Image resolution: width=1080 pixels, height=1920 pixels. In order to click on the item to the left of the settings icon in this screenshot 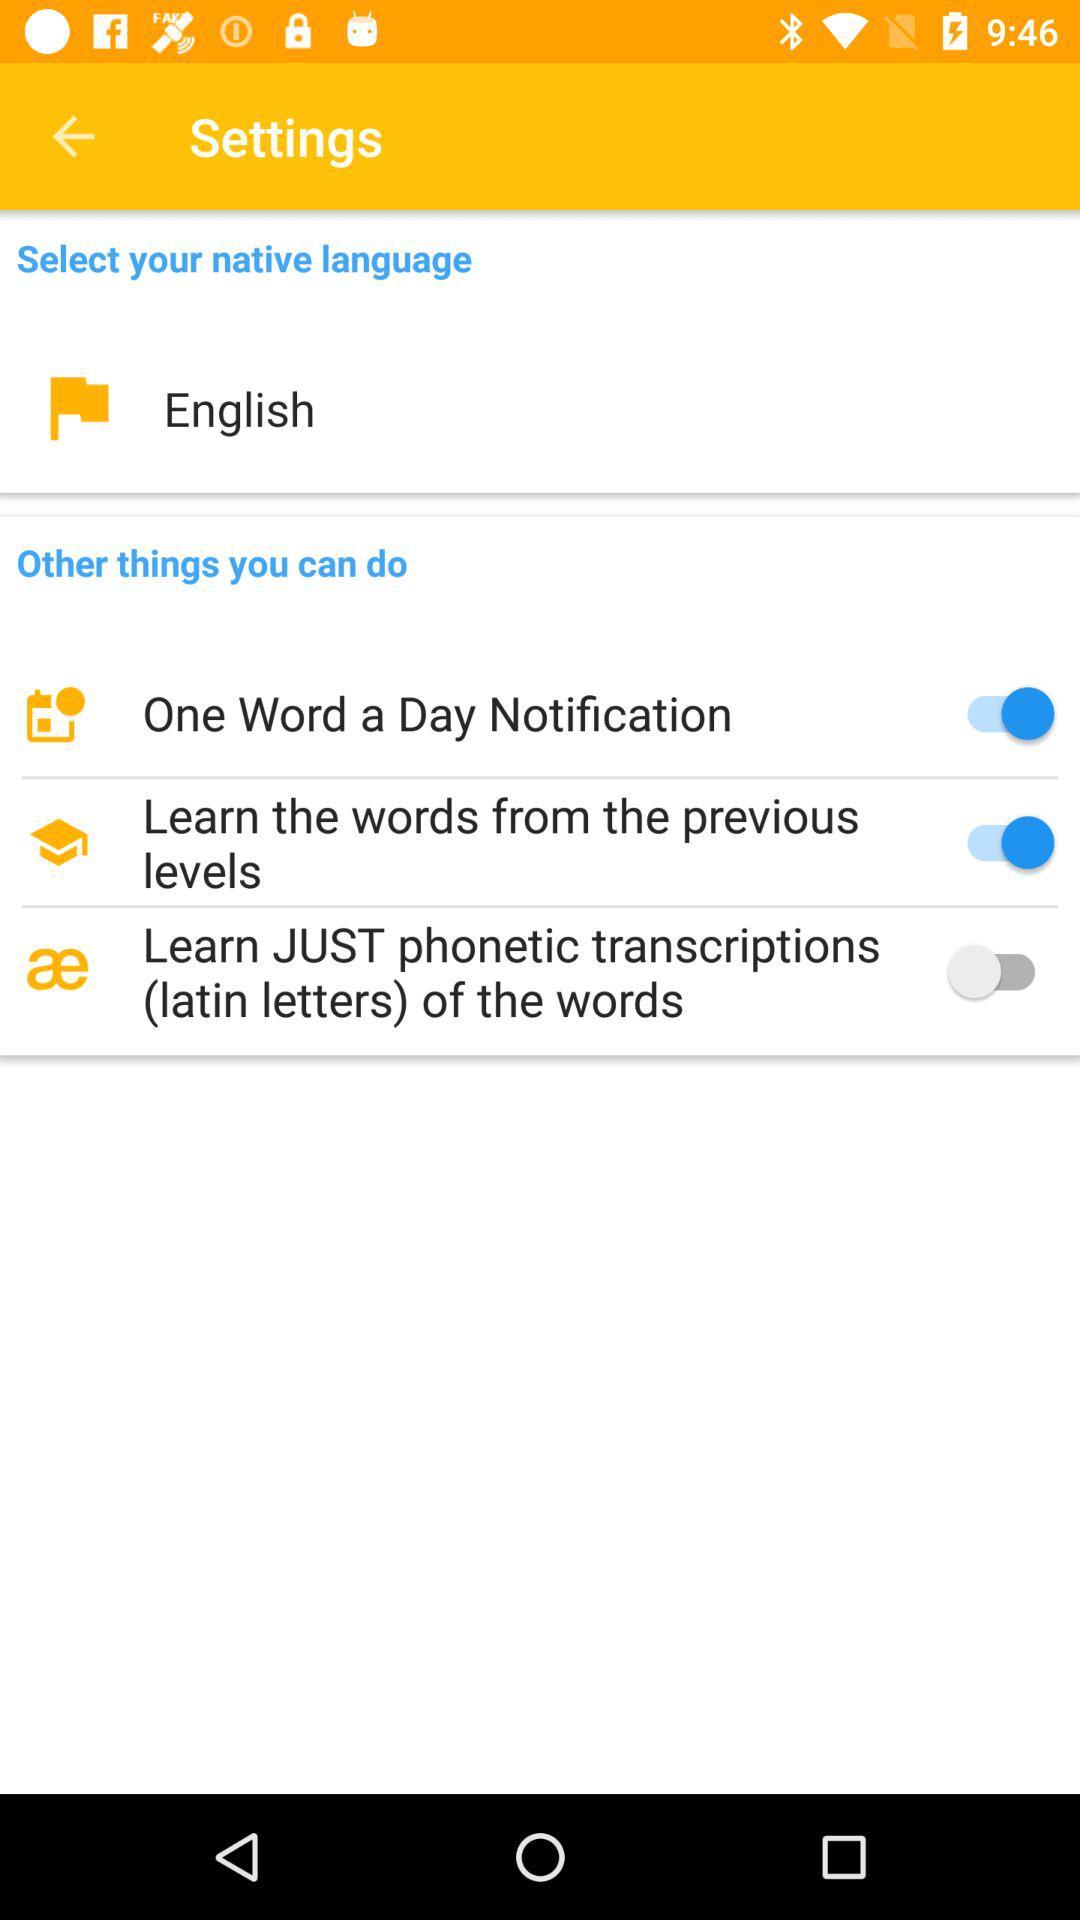, I will do `click(72, 135)`.